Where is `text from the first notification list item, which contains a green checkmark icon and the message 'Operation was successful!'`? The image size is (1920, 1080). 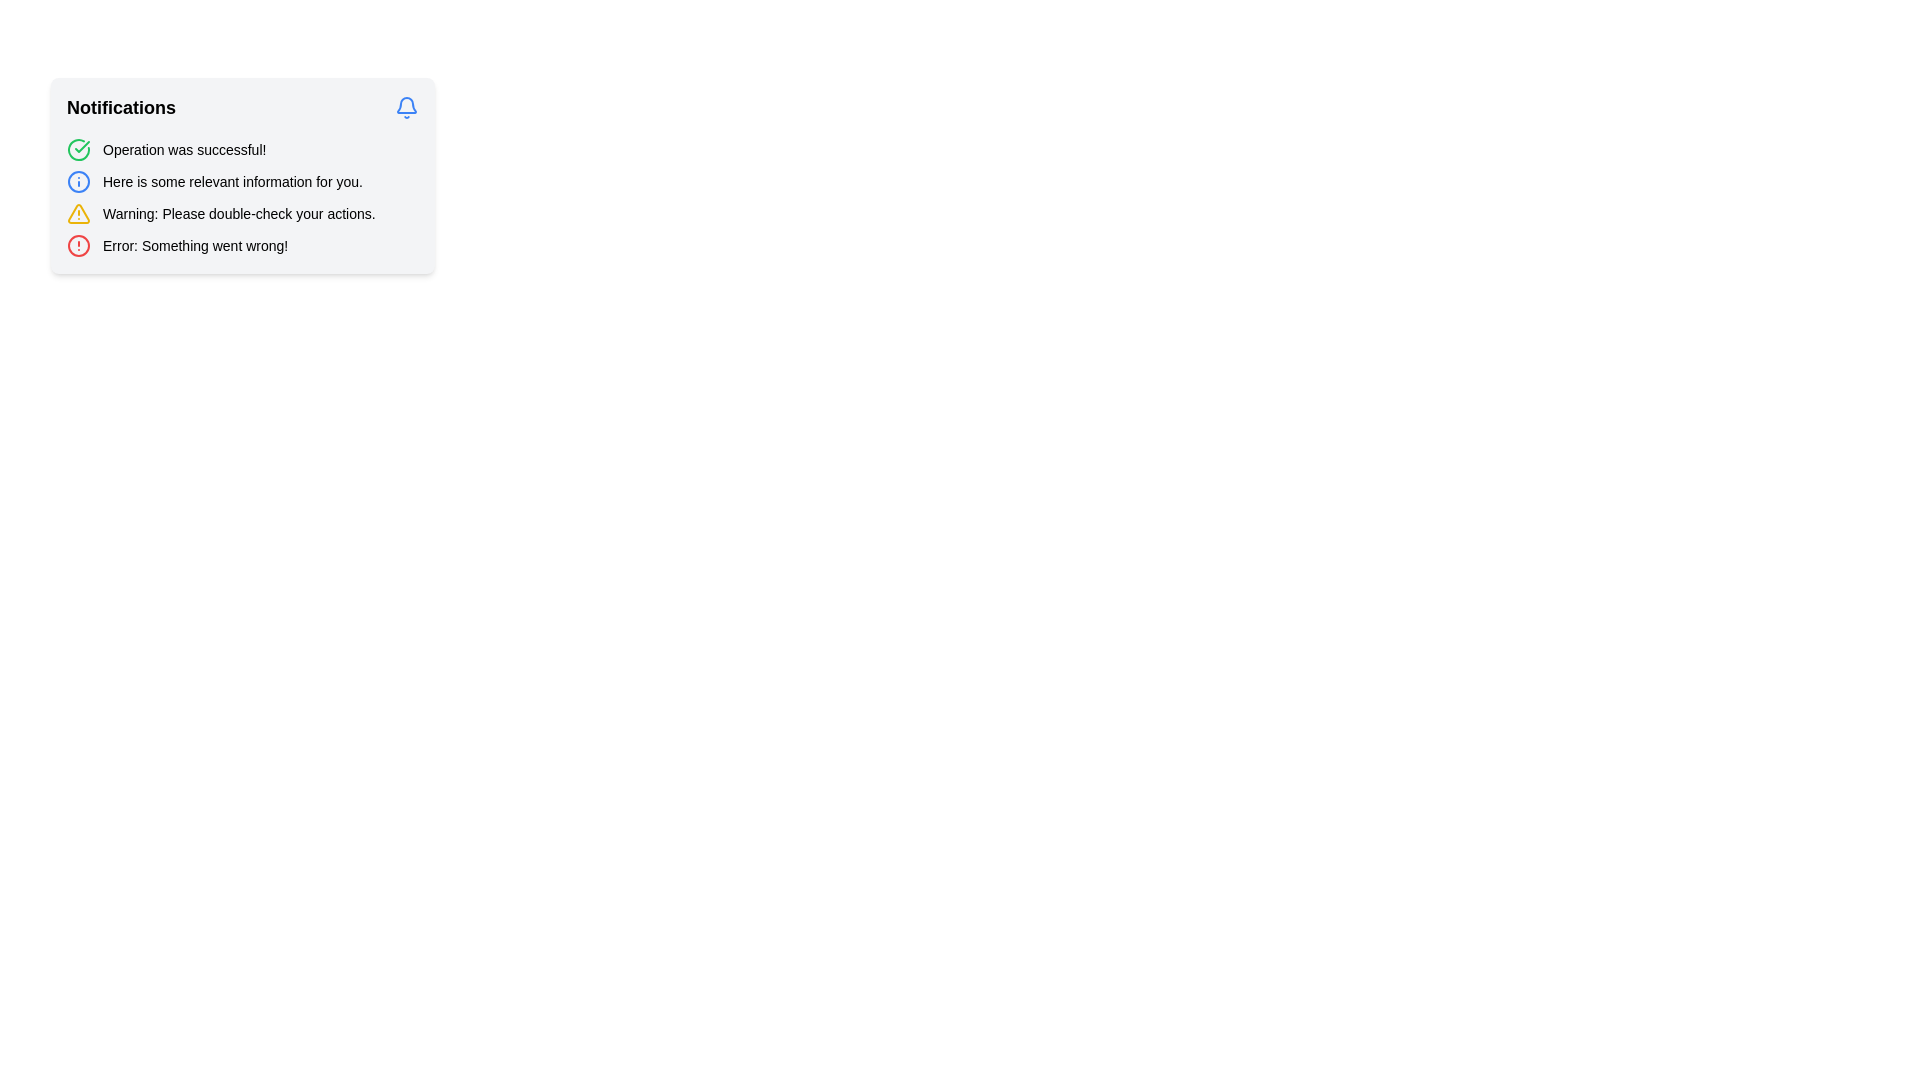
text from the first notification list item, which contains a green checkmark icon and the message 'Operation was successful!' is located at coordinates (242, 149).